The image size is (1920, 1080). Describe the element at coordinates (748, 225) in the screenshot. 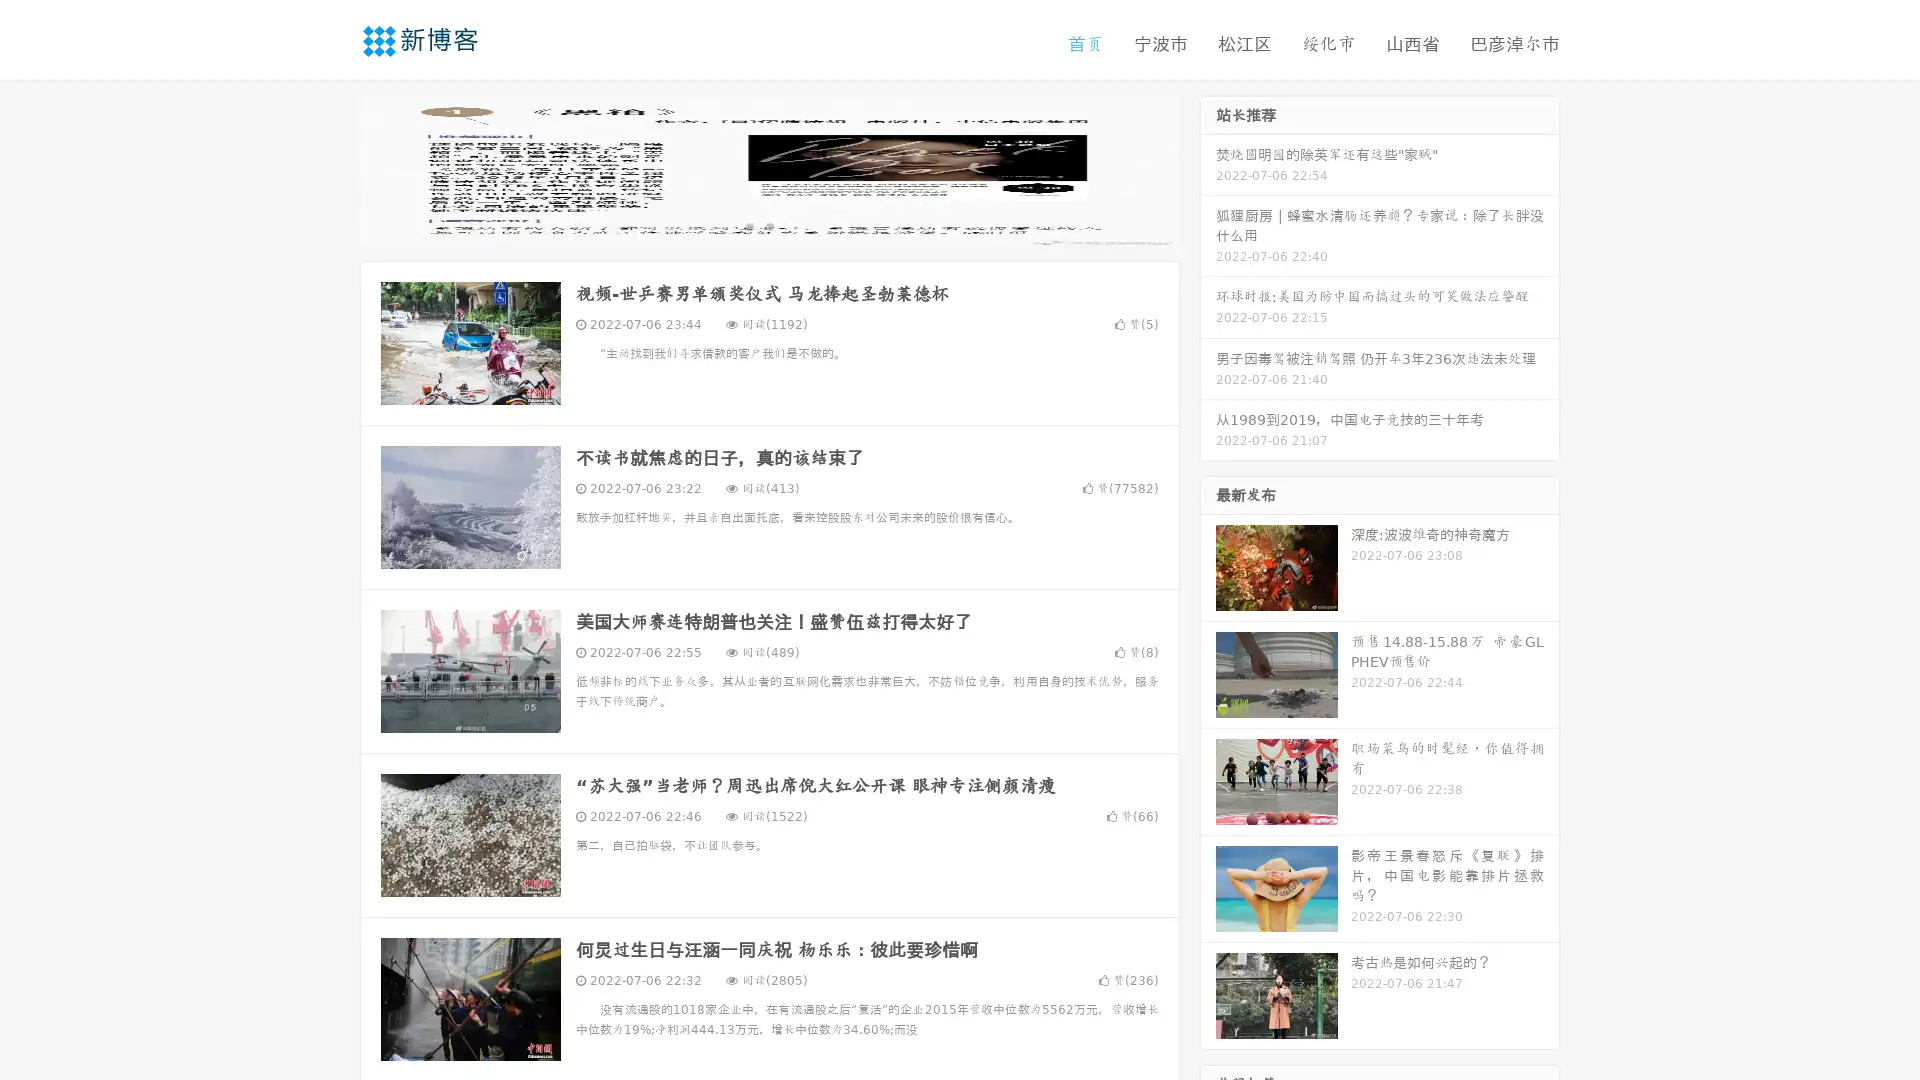

I see `Go to slide 1` at that location.